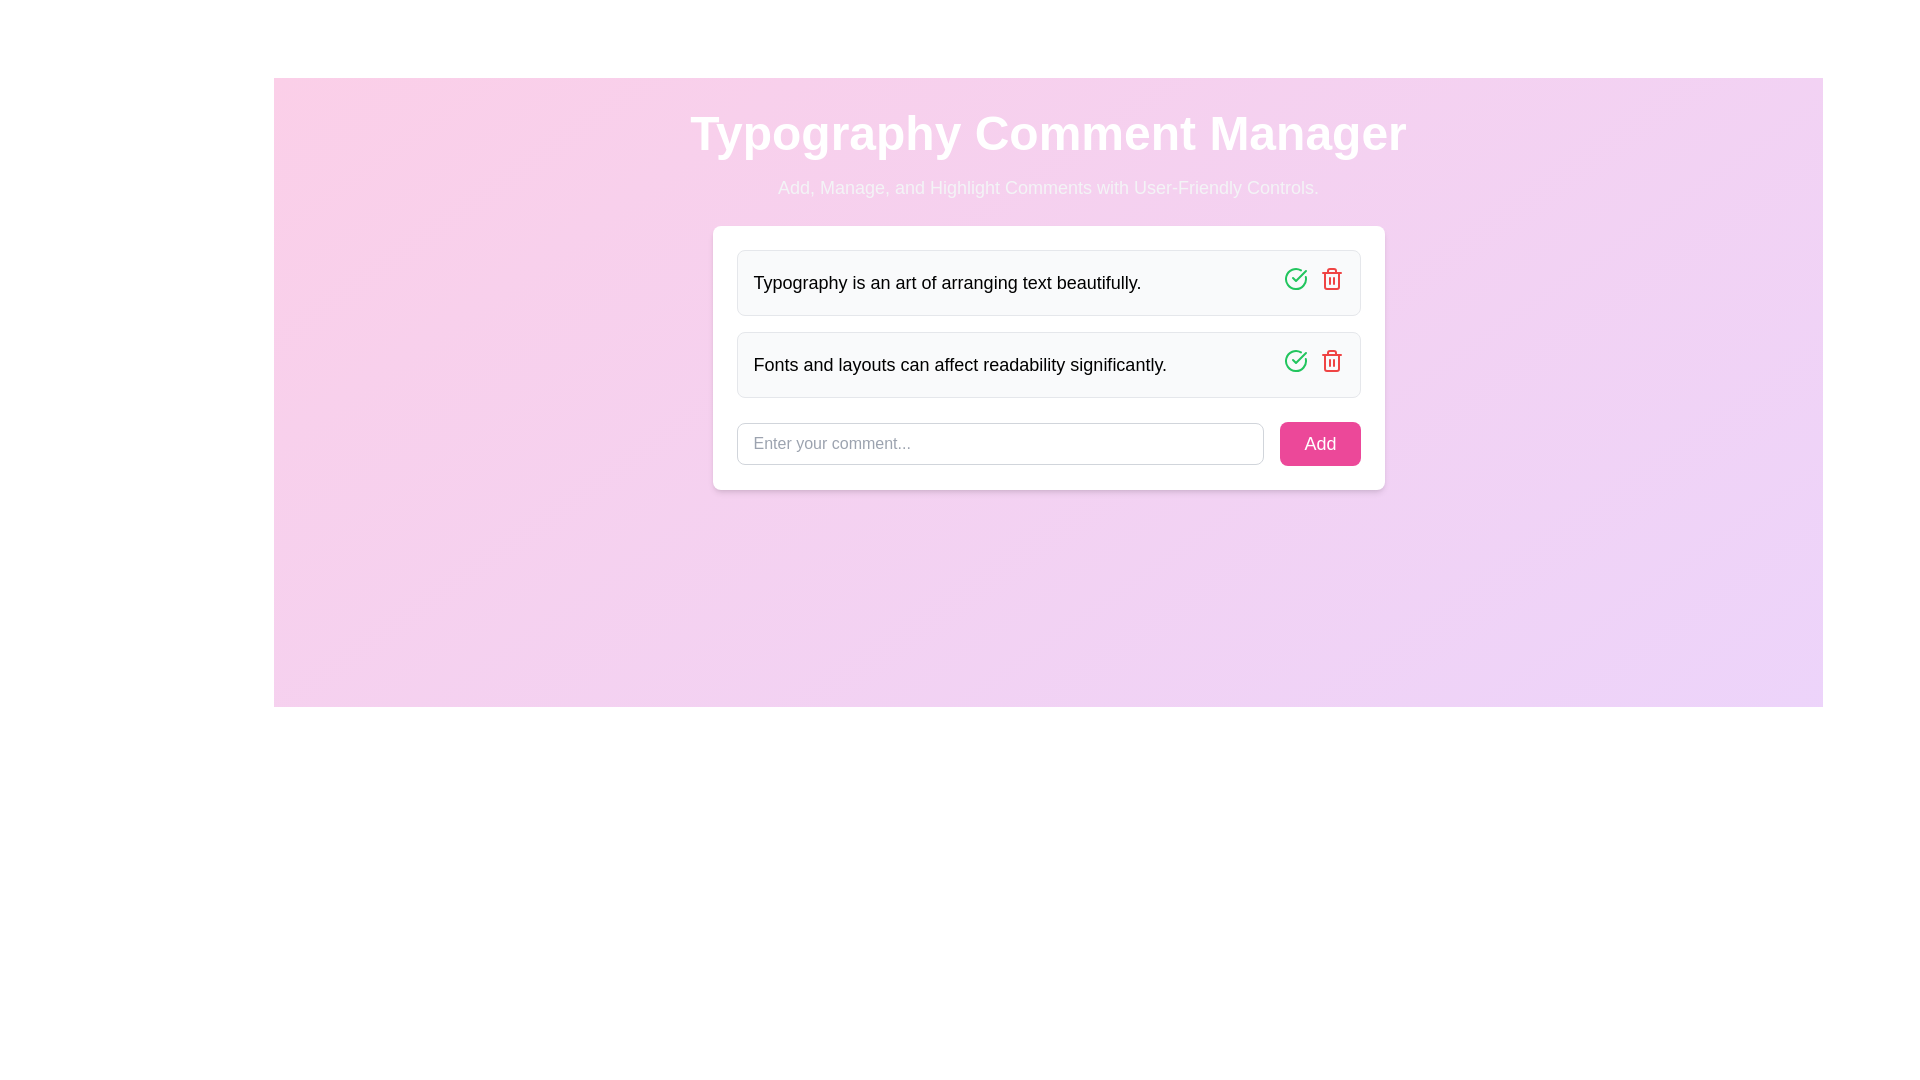 The width and height of the screenshot is (1920, 1080). What do you see at coordinates (1320, 442) in the screenshot?
I see `the pink rectangular button with rounded corners labeled 'Add'` at bounding box center [1320, 442].